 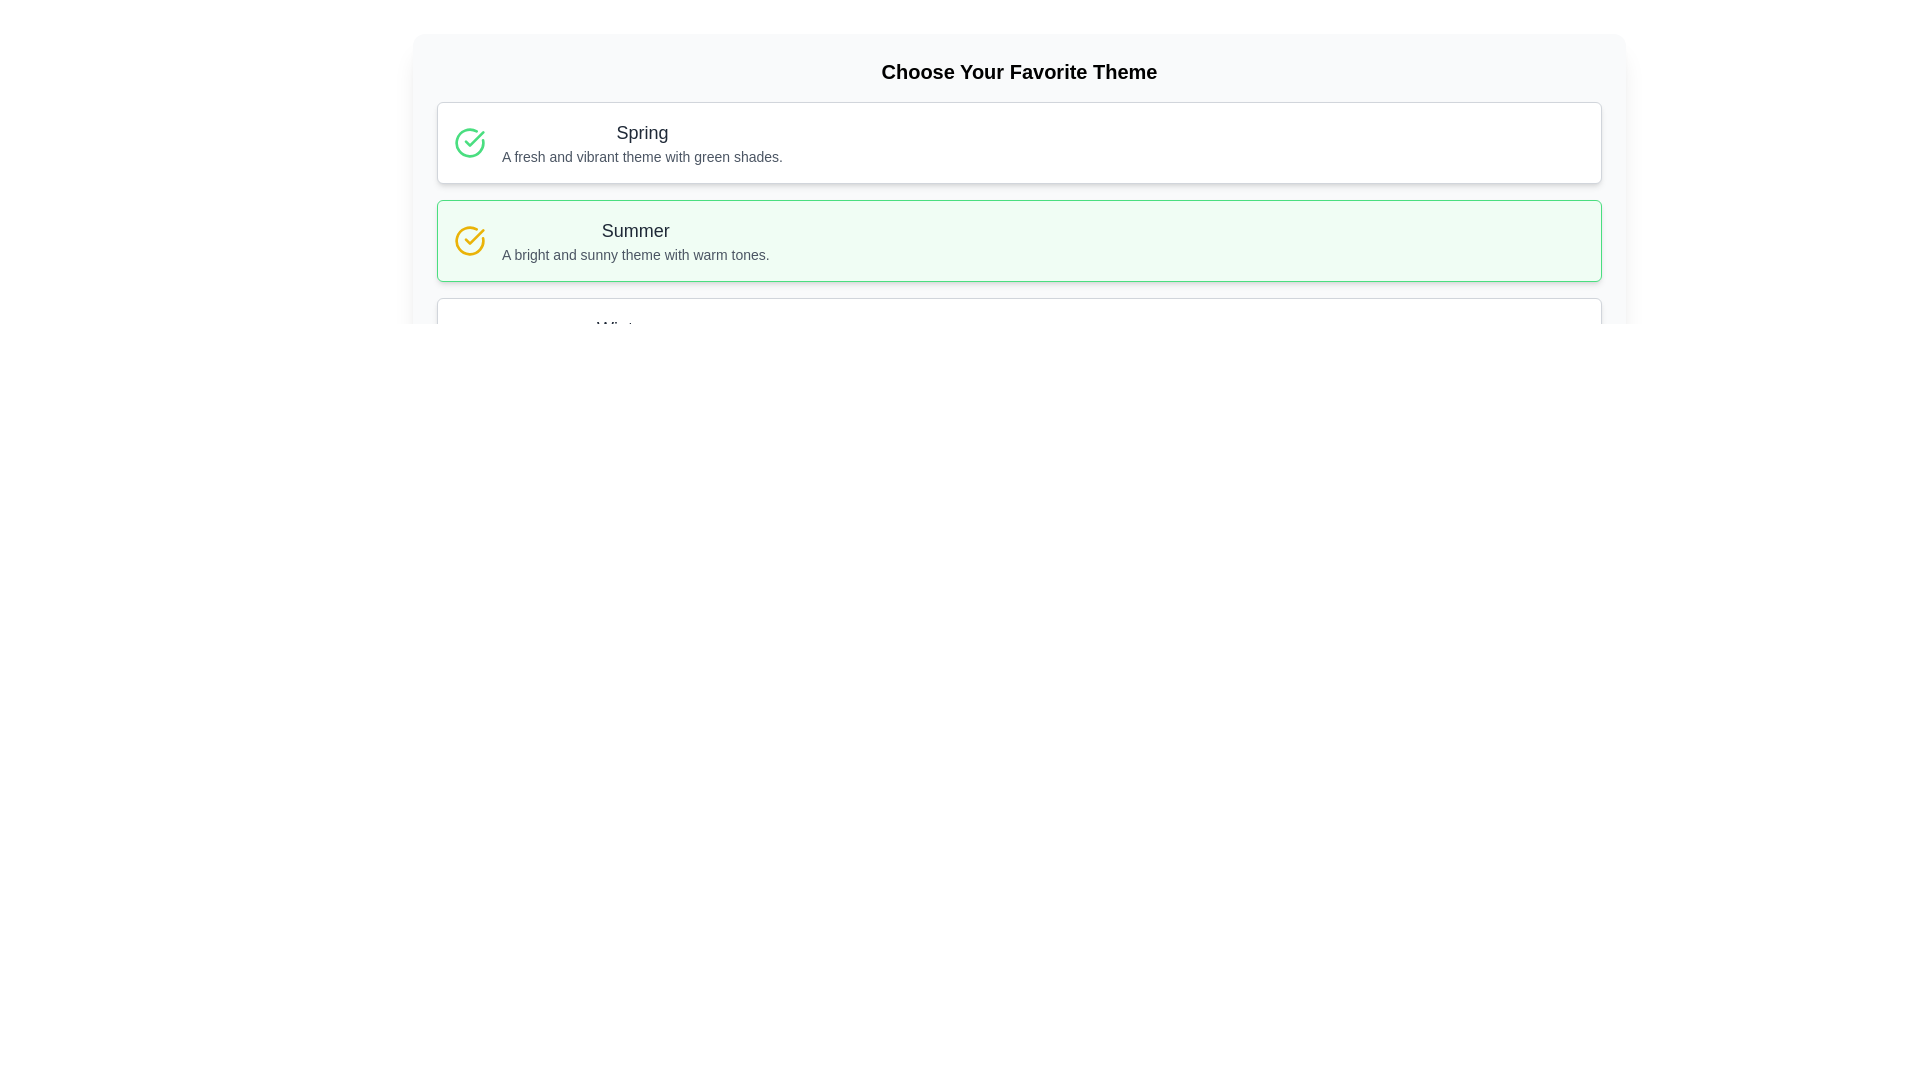 What do you see at coordinates (634, 230) in the screenshot?
I see `the 'Summer' theme title label, which is centered within the green backdrop and located below the 'Spring' theme option` at bounding box center [634, 230].